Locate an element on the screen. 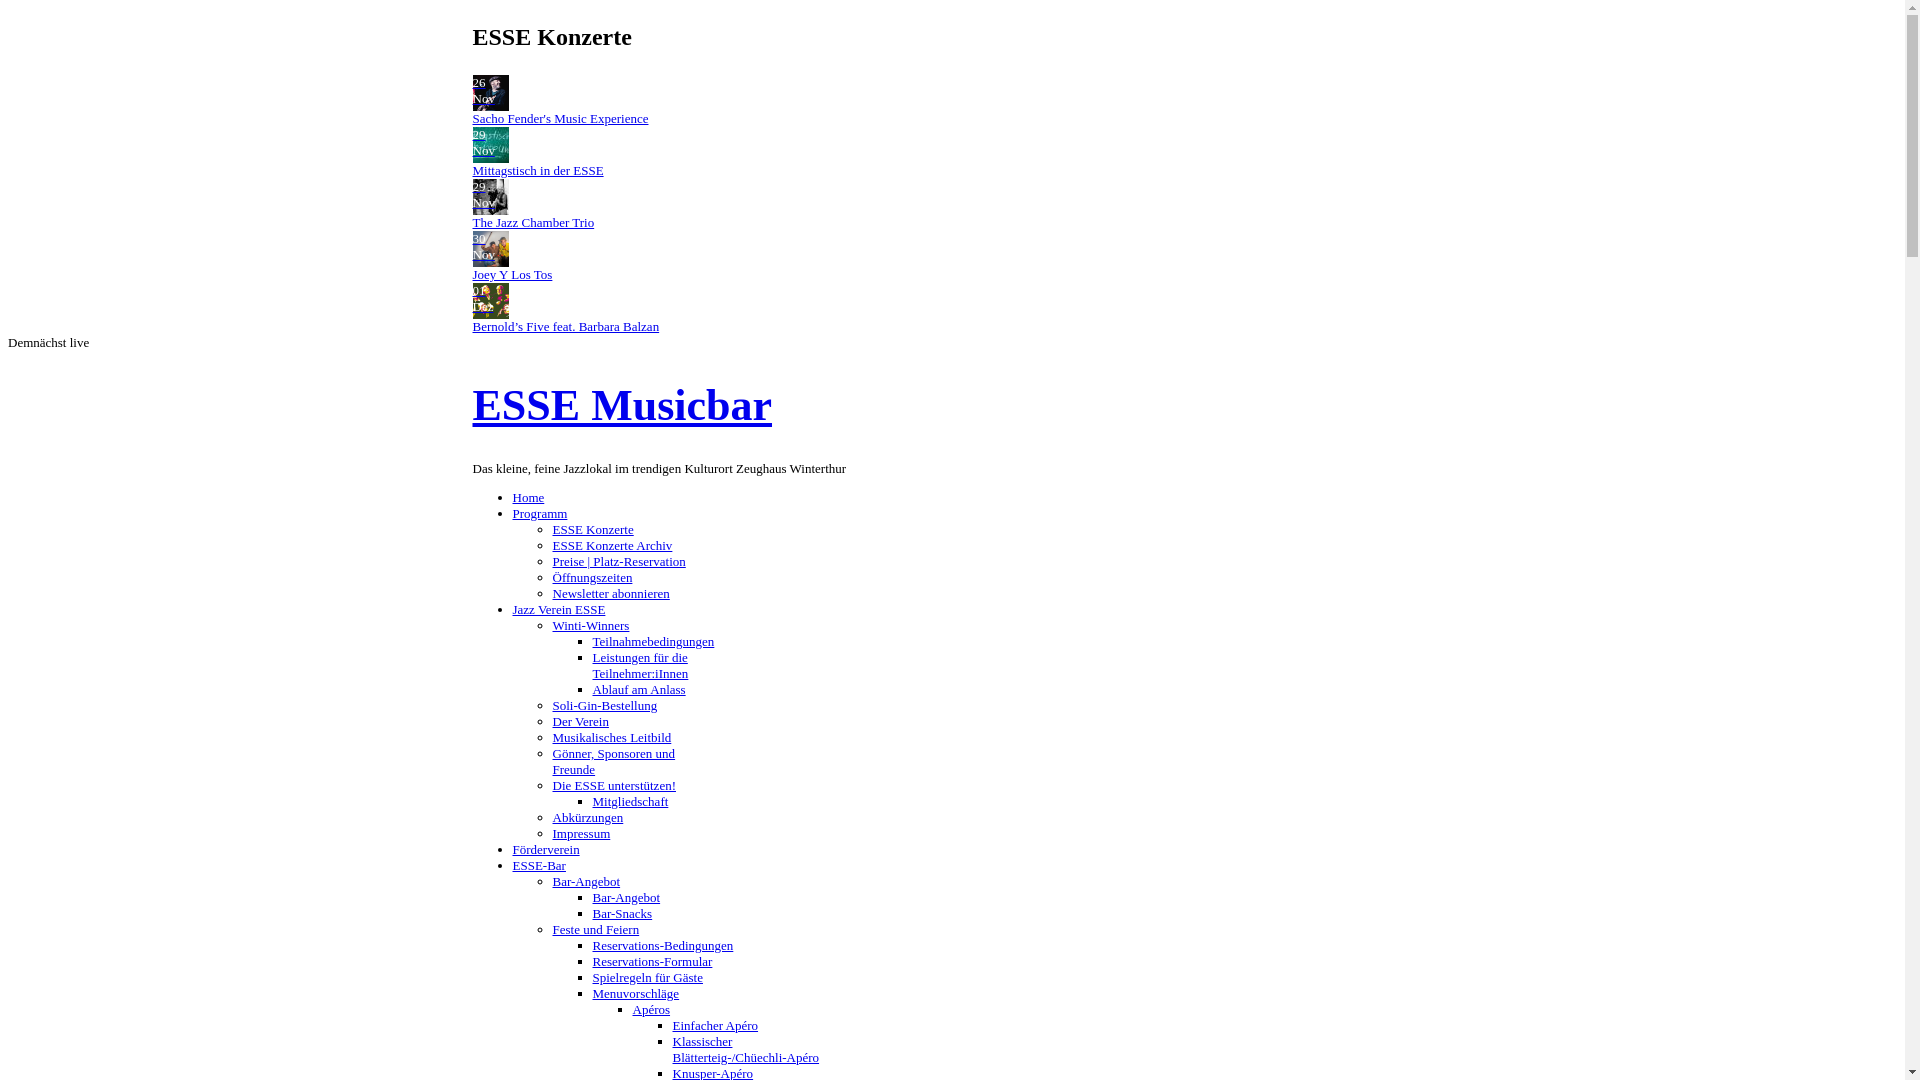 Image resolution: width=1920 pixels, height=1080 pixels. 'Bar-Snacks' is located at coordinates (621, 913).